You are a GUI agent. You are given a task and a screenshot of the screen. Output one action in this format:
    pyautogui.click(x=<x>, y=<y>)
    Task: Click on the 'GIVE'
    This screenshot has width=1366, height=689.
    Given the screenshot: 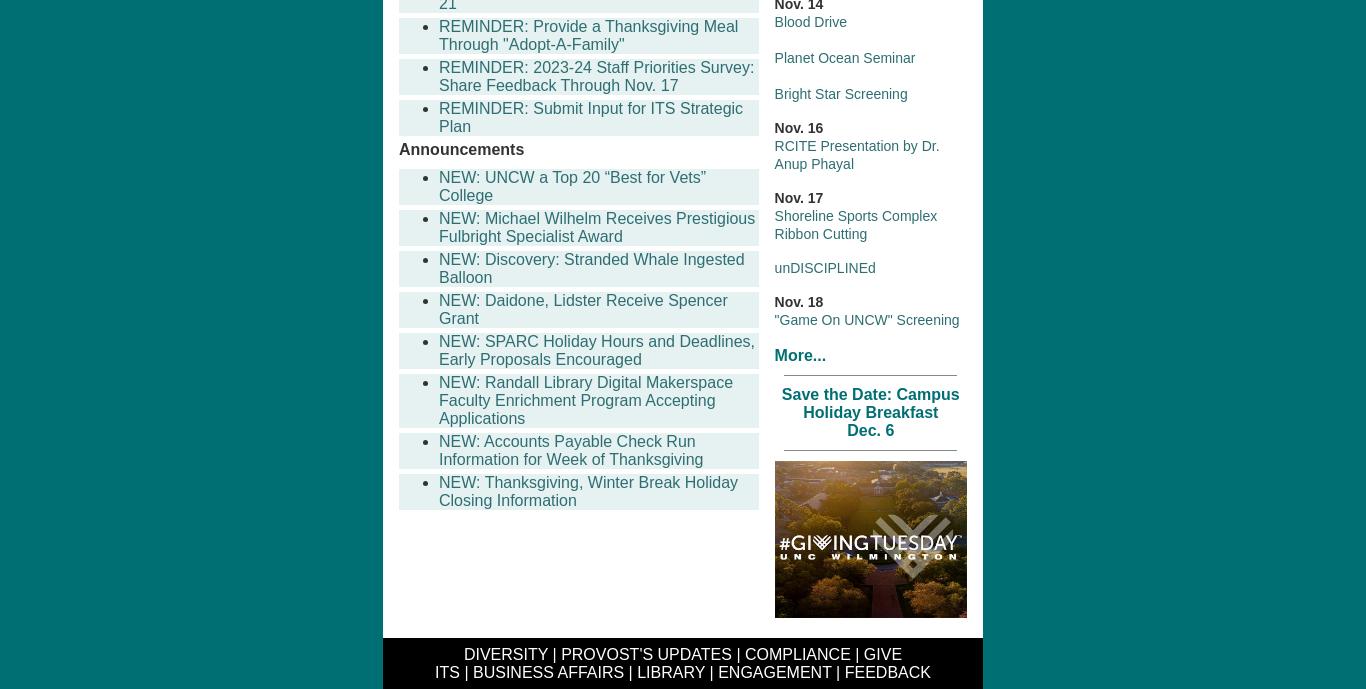 What is the action you would take?
    pyautogui.click(x=881, y=653)
    